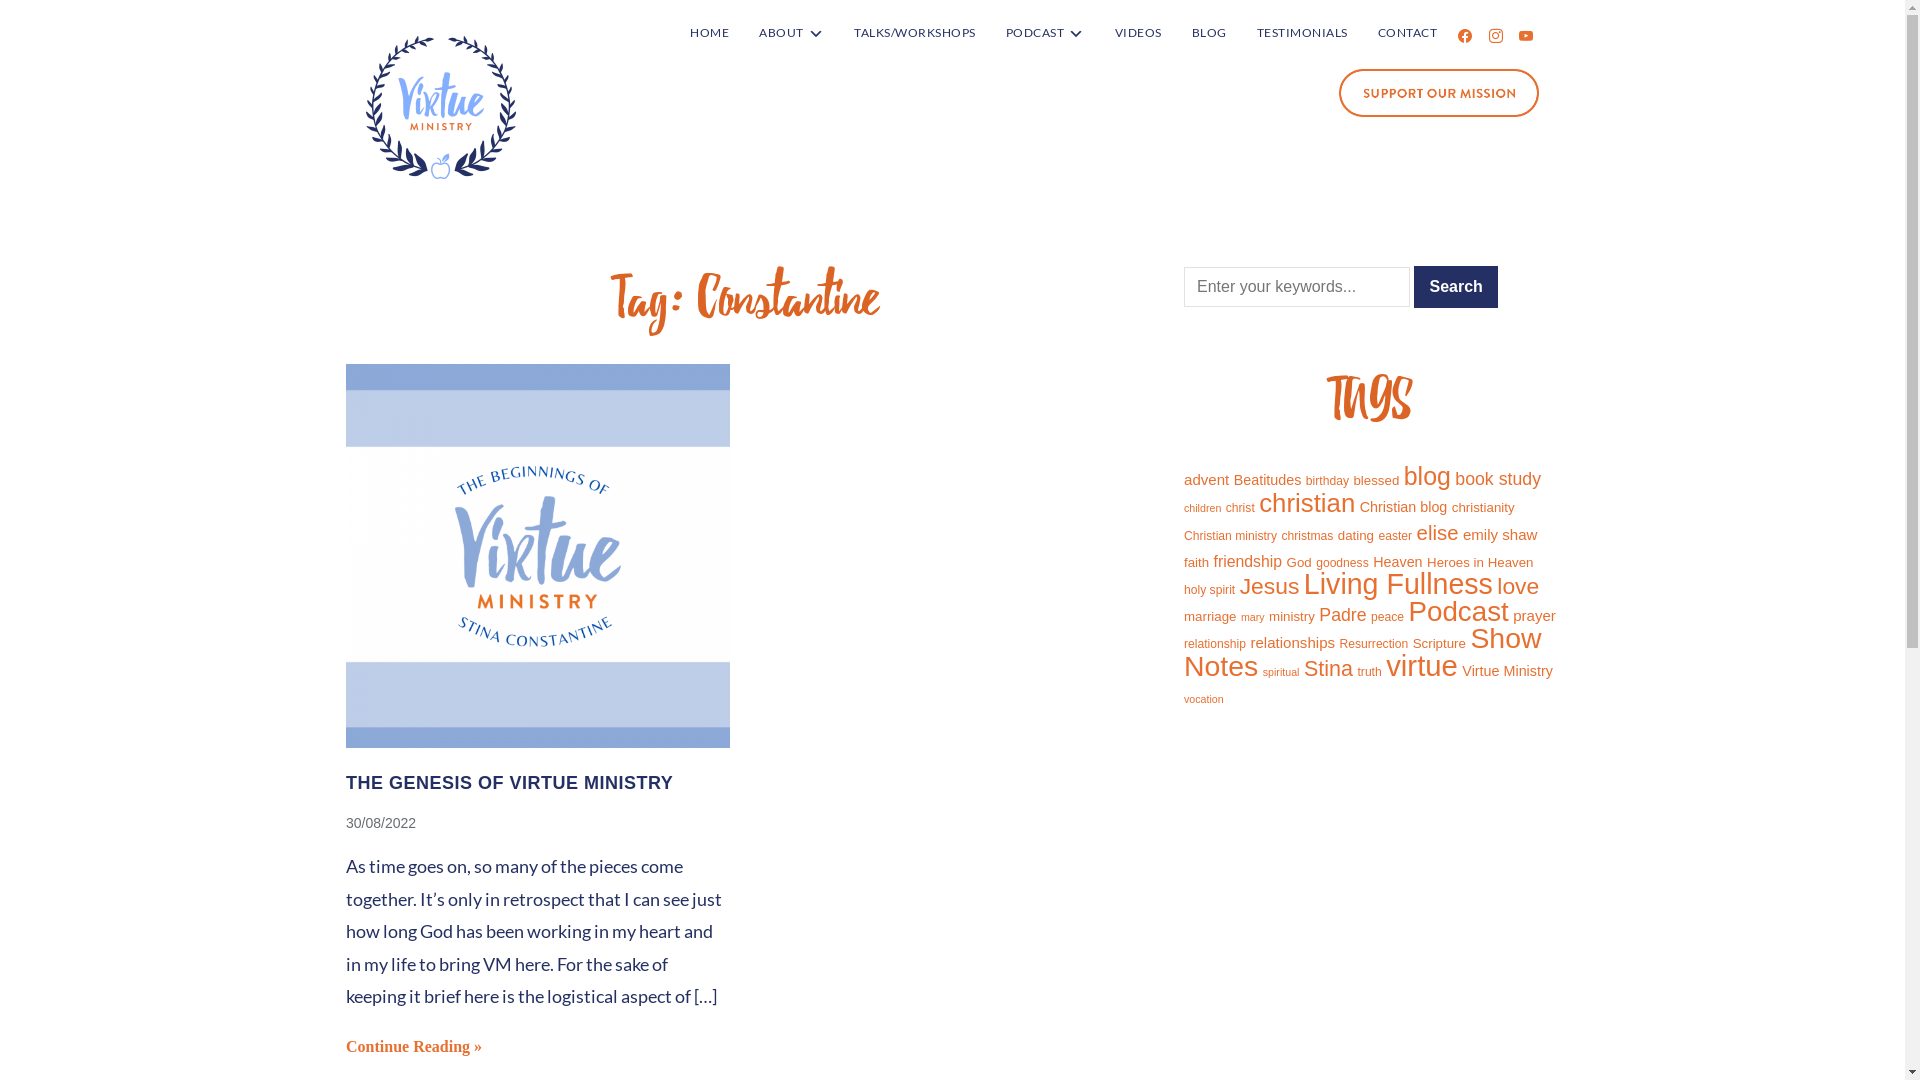 The height and width of the screenshot is (1080, 1920). Describe the element at coordinates (1494, 34) in the screenshot. I see `'instagram'` at that location.